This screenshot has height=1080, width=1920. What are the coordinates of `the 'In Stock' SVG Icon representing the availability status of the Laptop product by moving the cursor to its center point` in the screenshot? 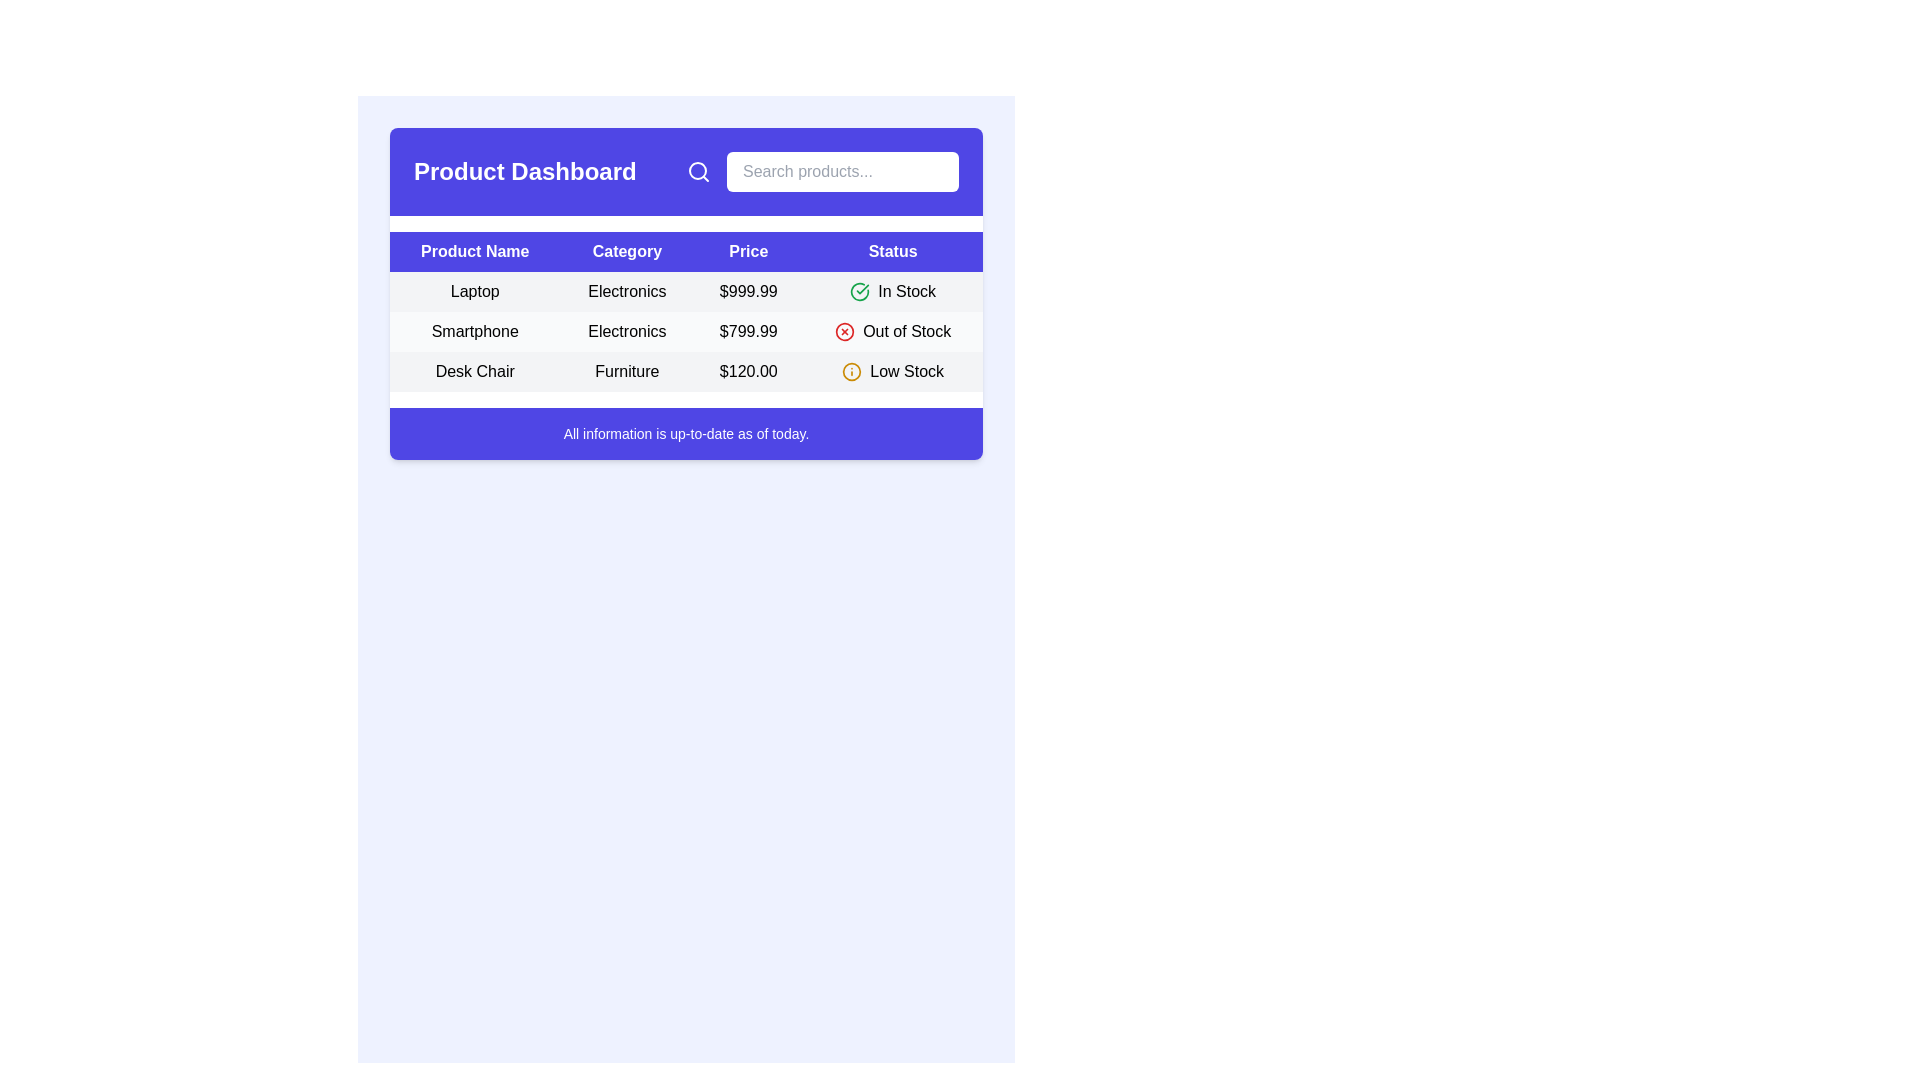 It's located at (860, 292).